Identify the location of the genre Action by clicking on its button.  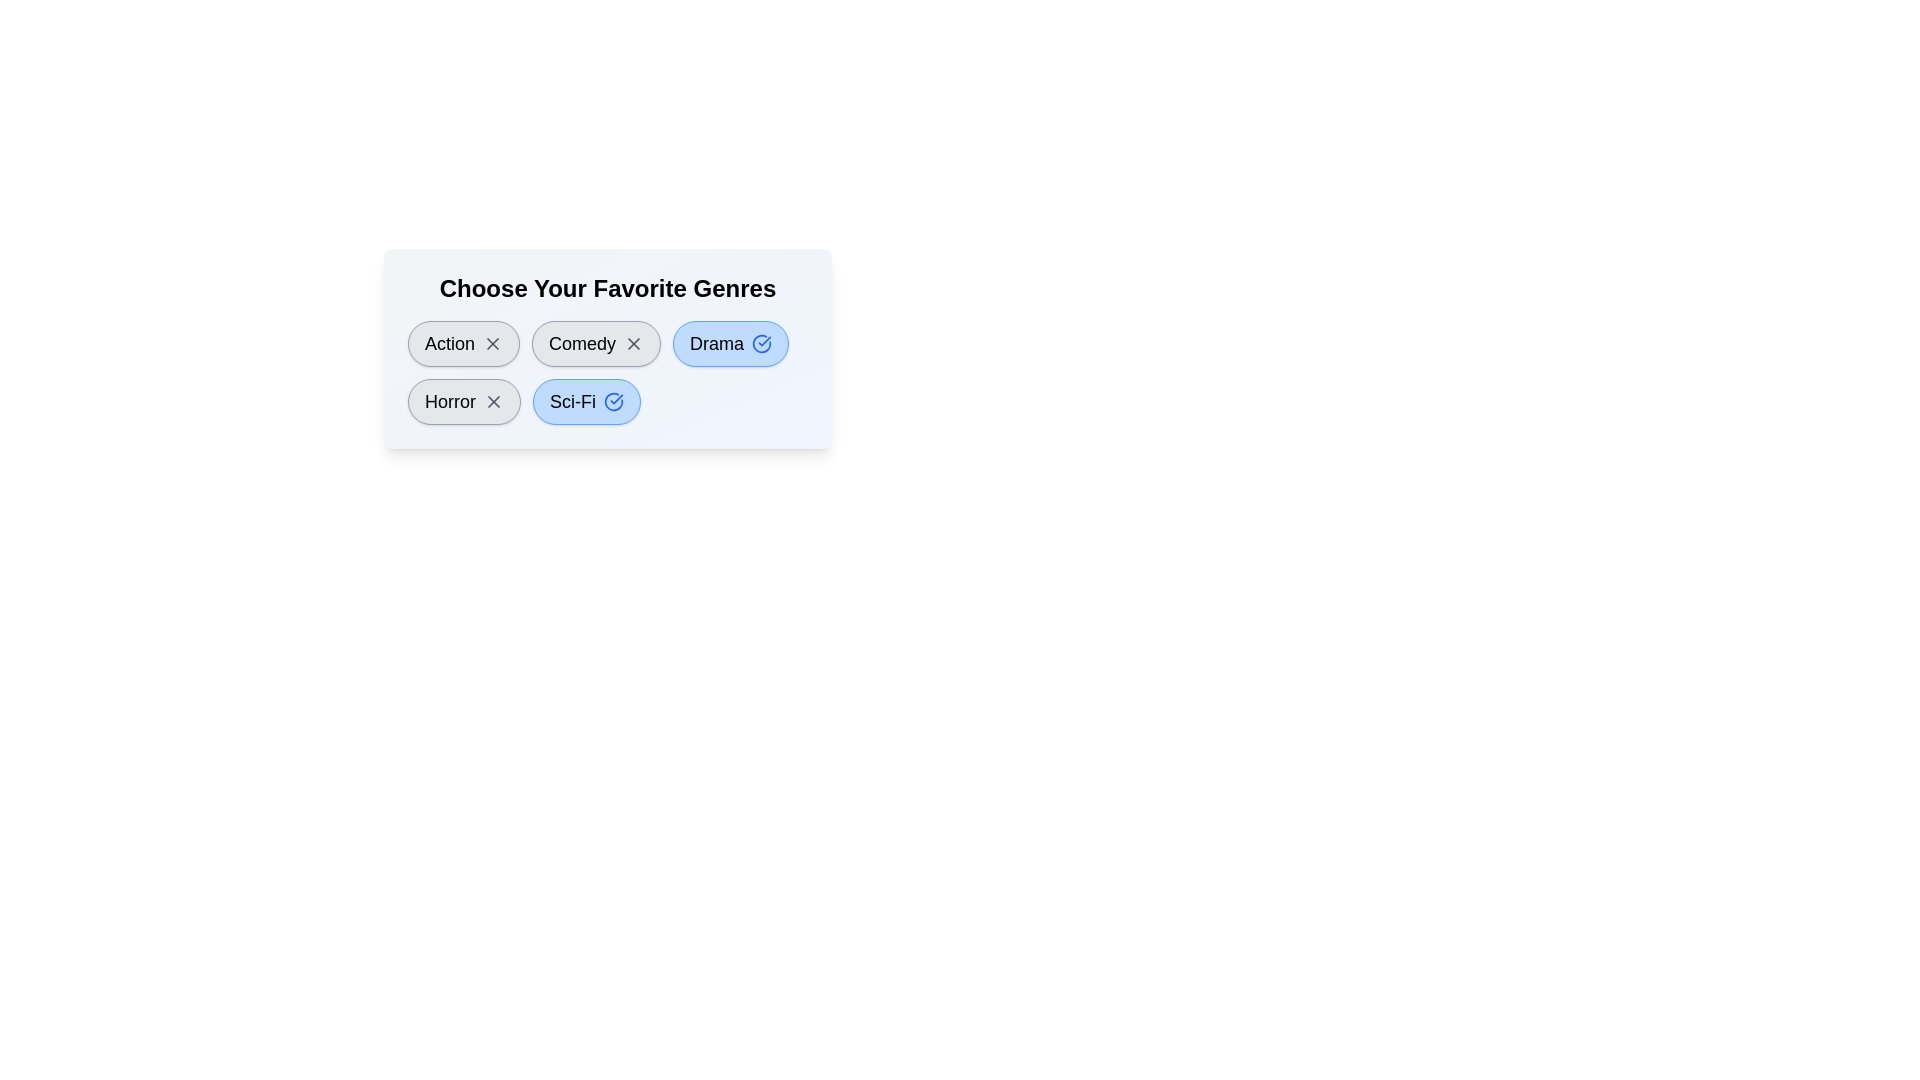
(463, 342).